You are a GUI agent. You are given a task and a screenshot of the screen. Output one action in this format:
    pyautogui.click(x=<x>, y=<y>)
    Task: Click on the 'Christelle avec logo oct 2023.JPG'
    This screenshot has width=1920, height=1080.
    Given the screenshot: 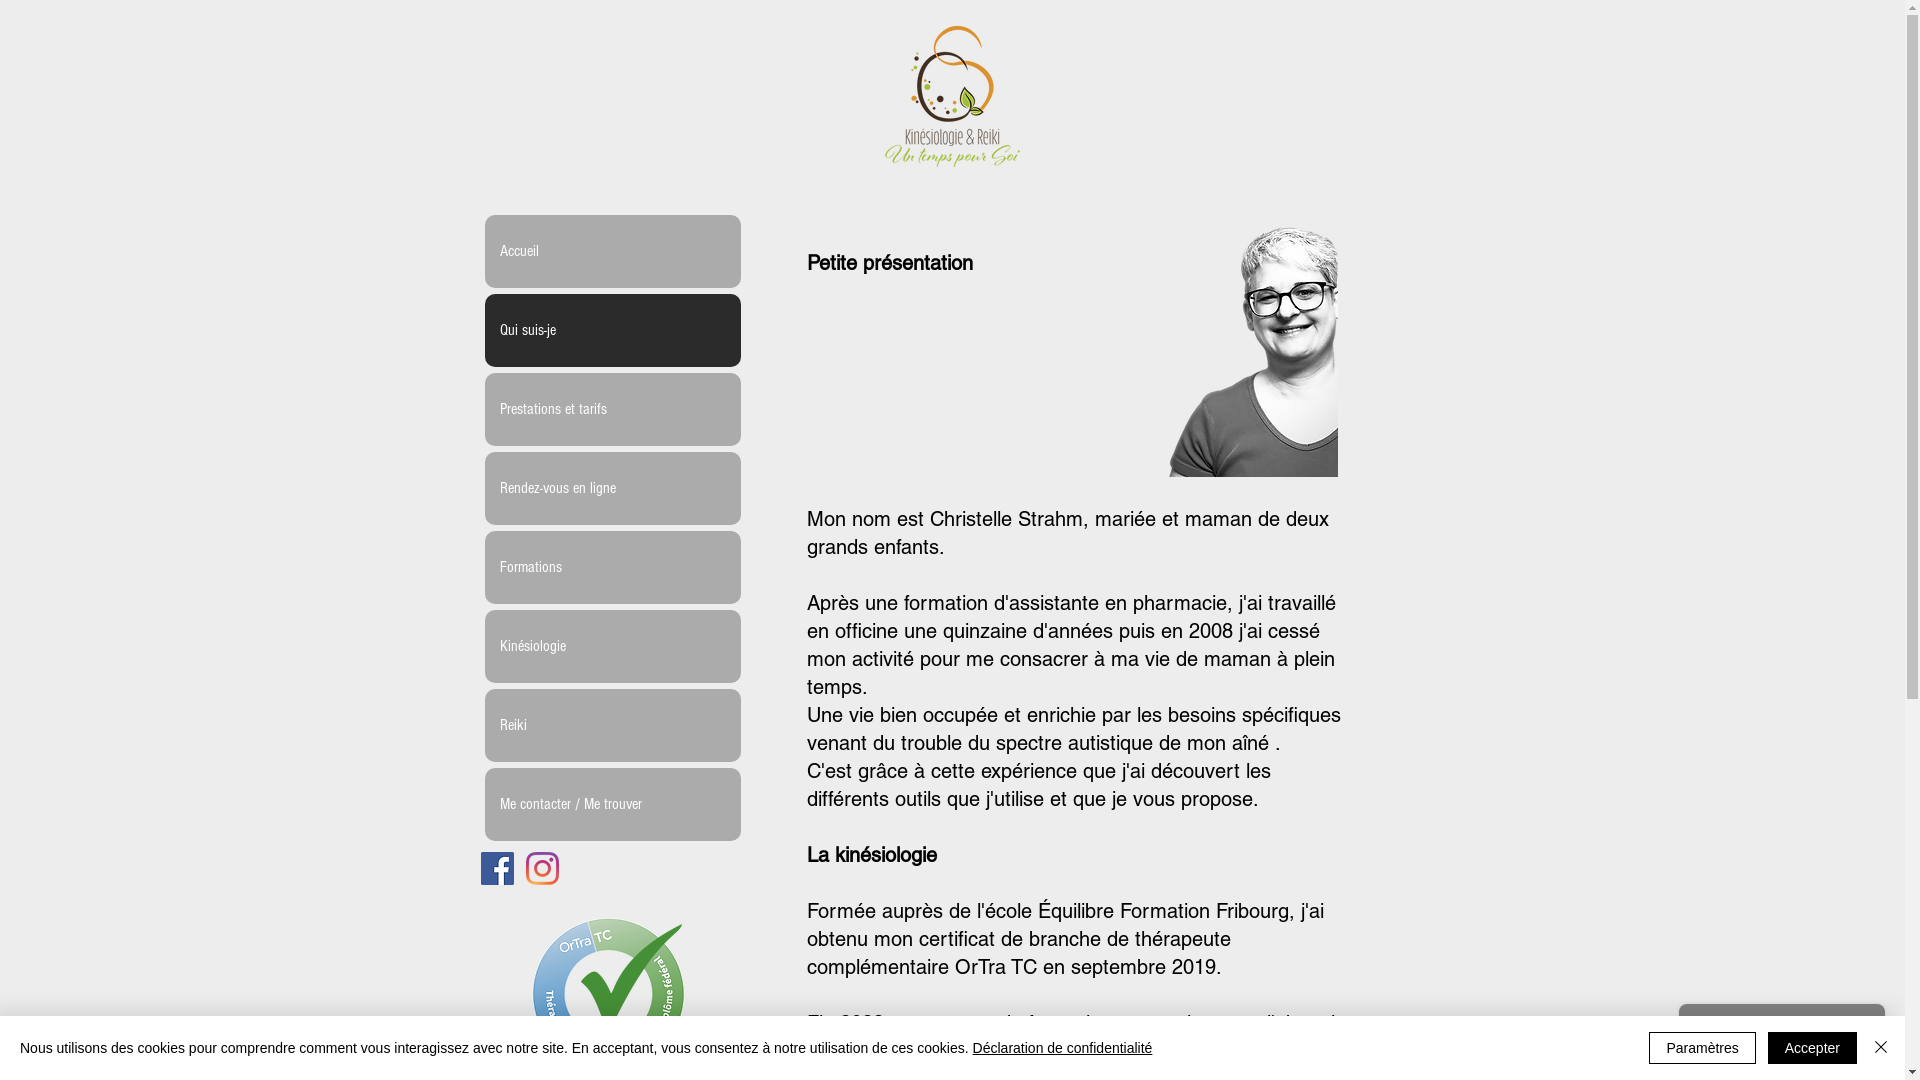 What is the action you would take?
    pyautogui.click(x=1231, y=334)
    